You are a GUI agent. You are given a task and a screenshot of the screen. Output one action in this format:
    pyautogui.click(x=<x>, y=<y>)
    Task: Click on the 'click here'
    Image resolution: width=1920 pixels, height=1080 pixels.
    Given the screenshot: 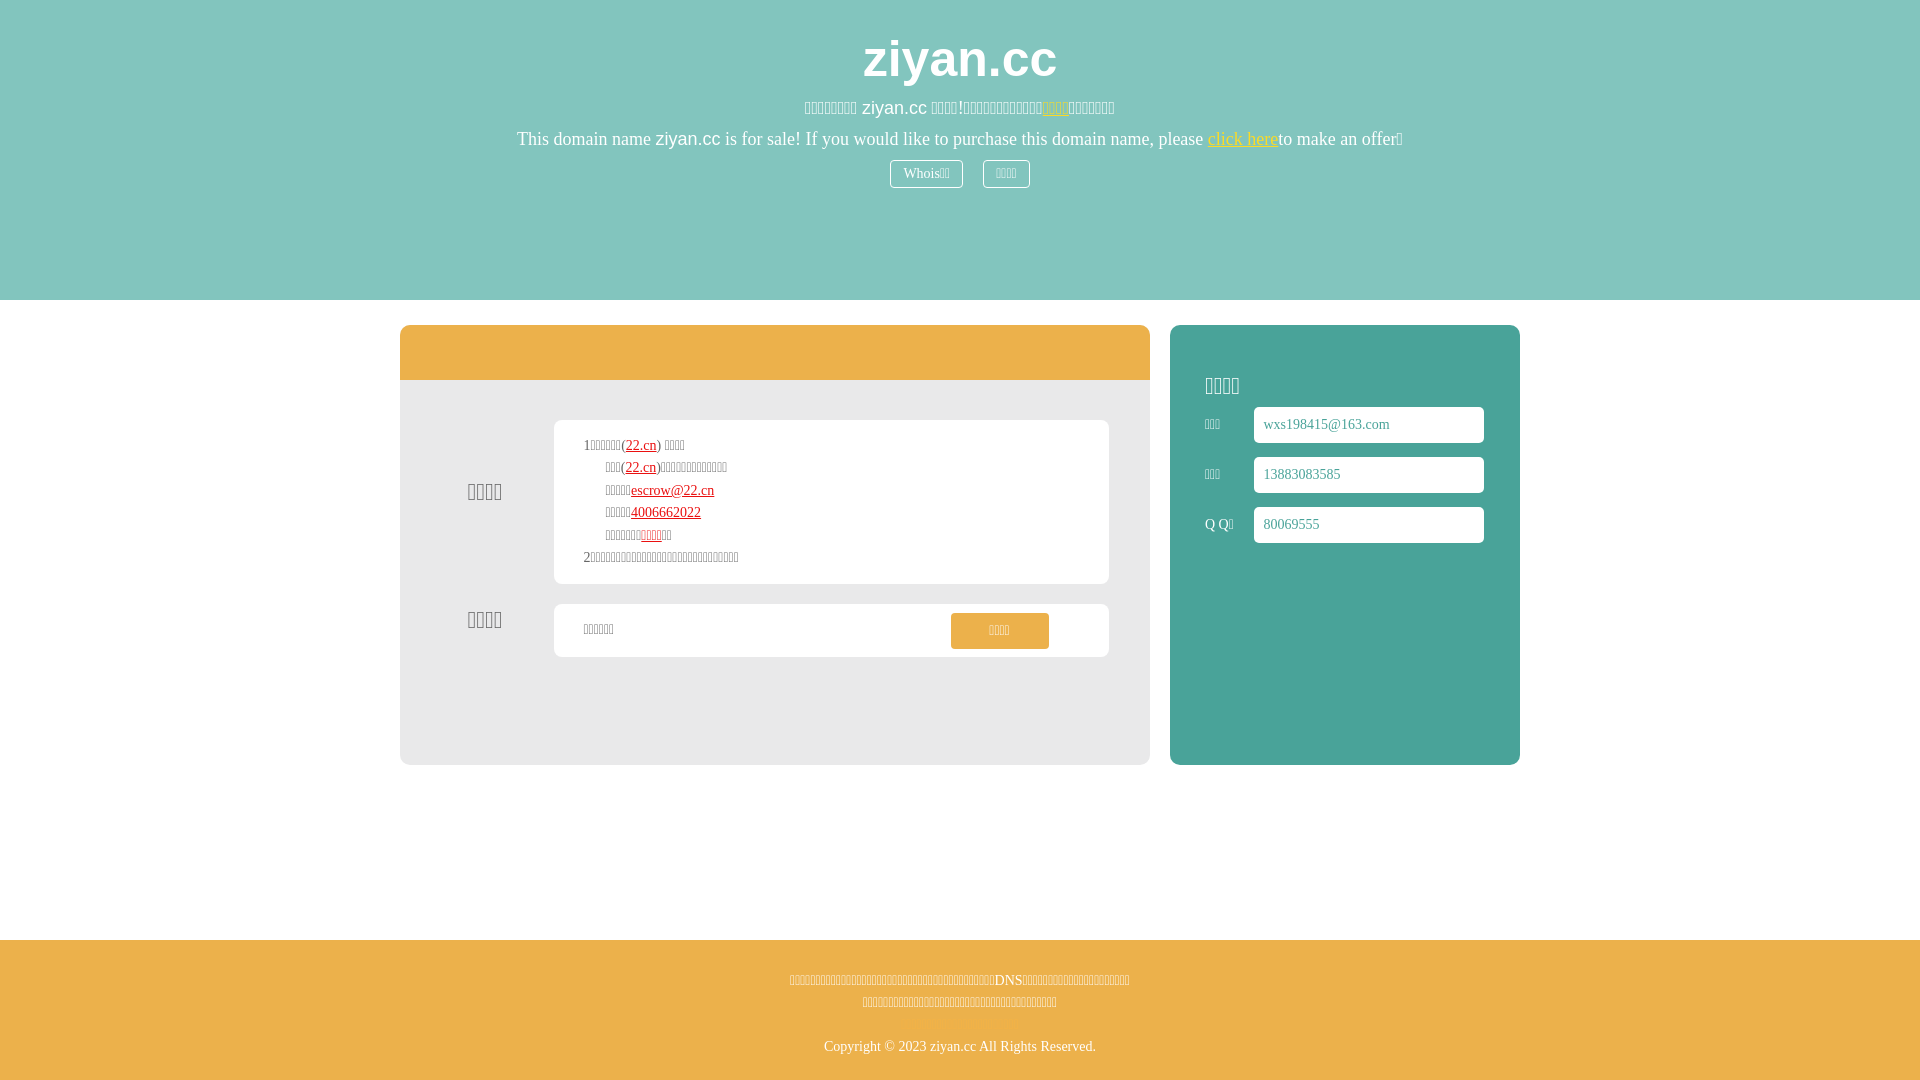 What is the action you would take?
    pyautogui.click(x=1242, y=137)
    